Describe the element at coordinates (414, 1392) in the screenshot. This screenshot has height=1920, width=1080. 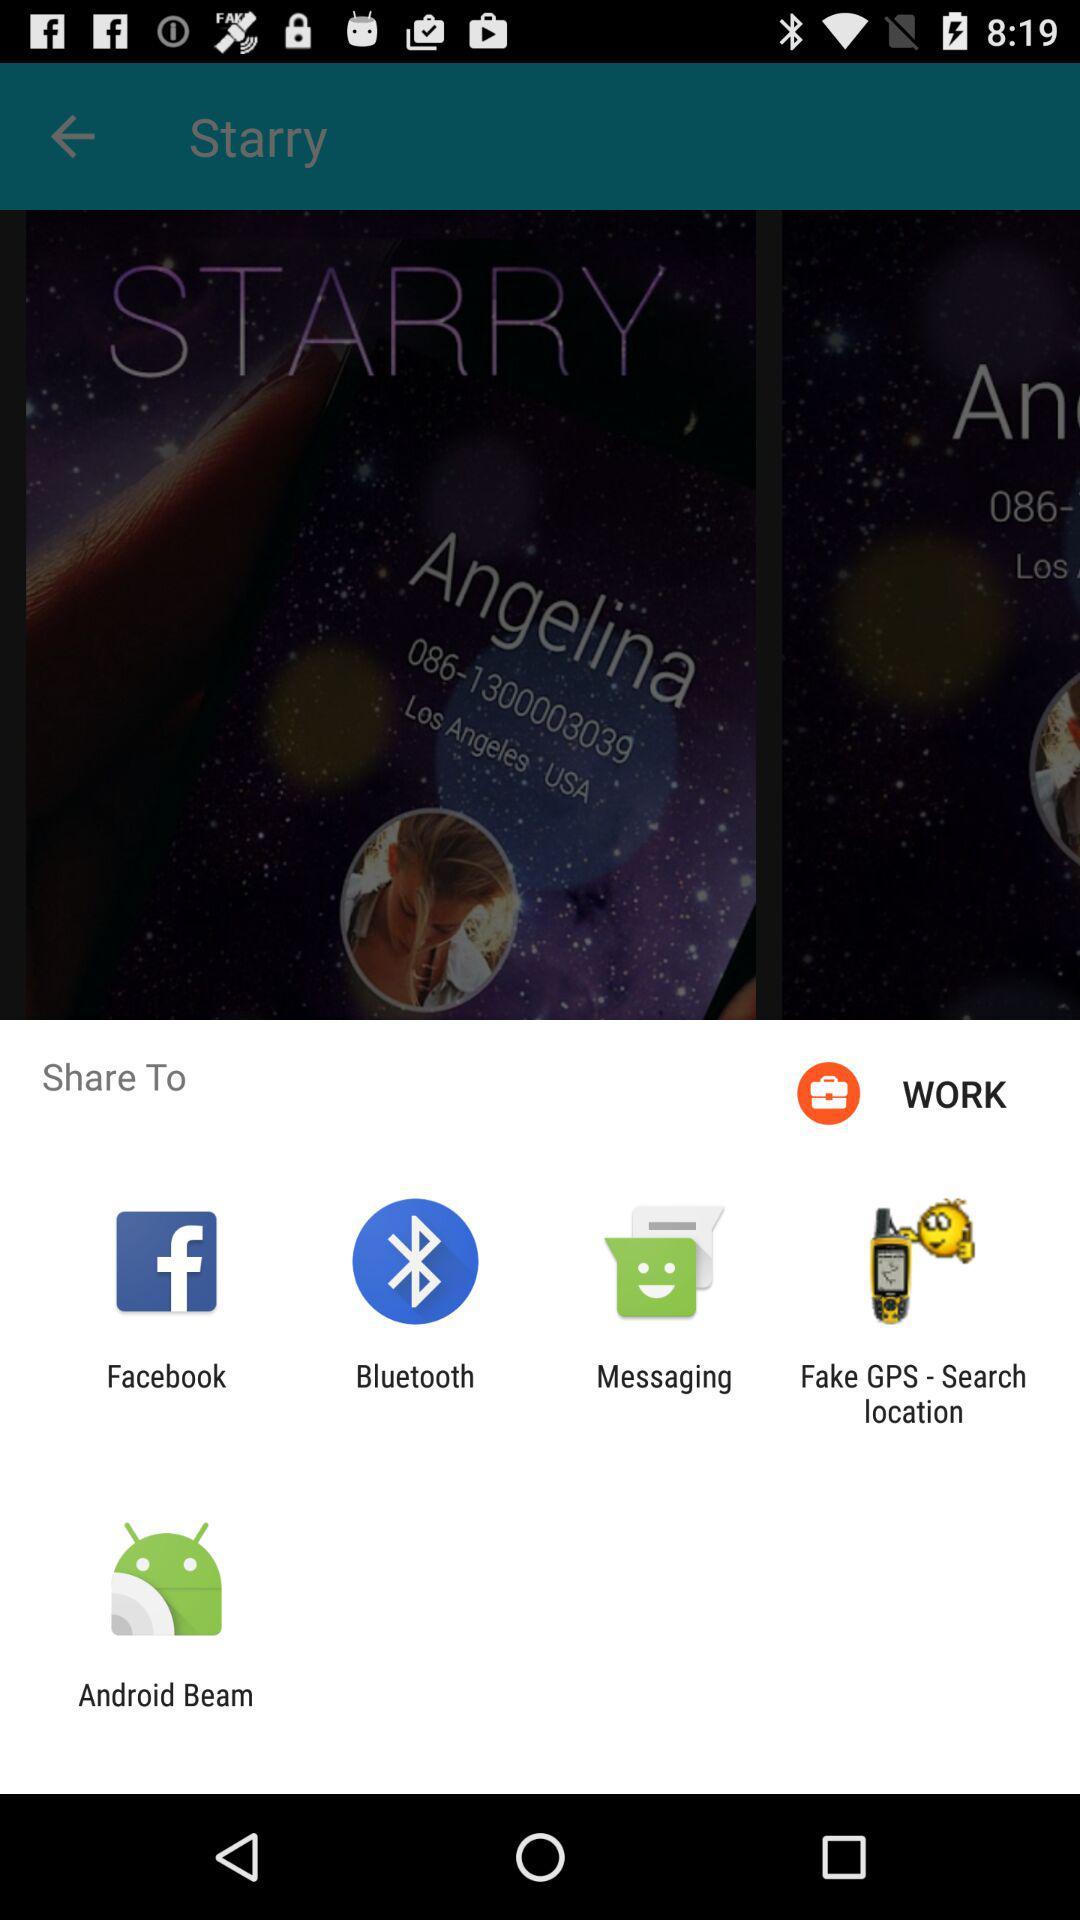
I see `icon to the left of messaging app` at that location.